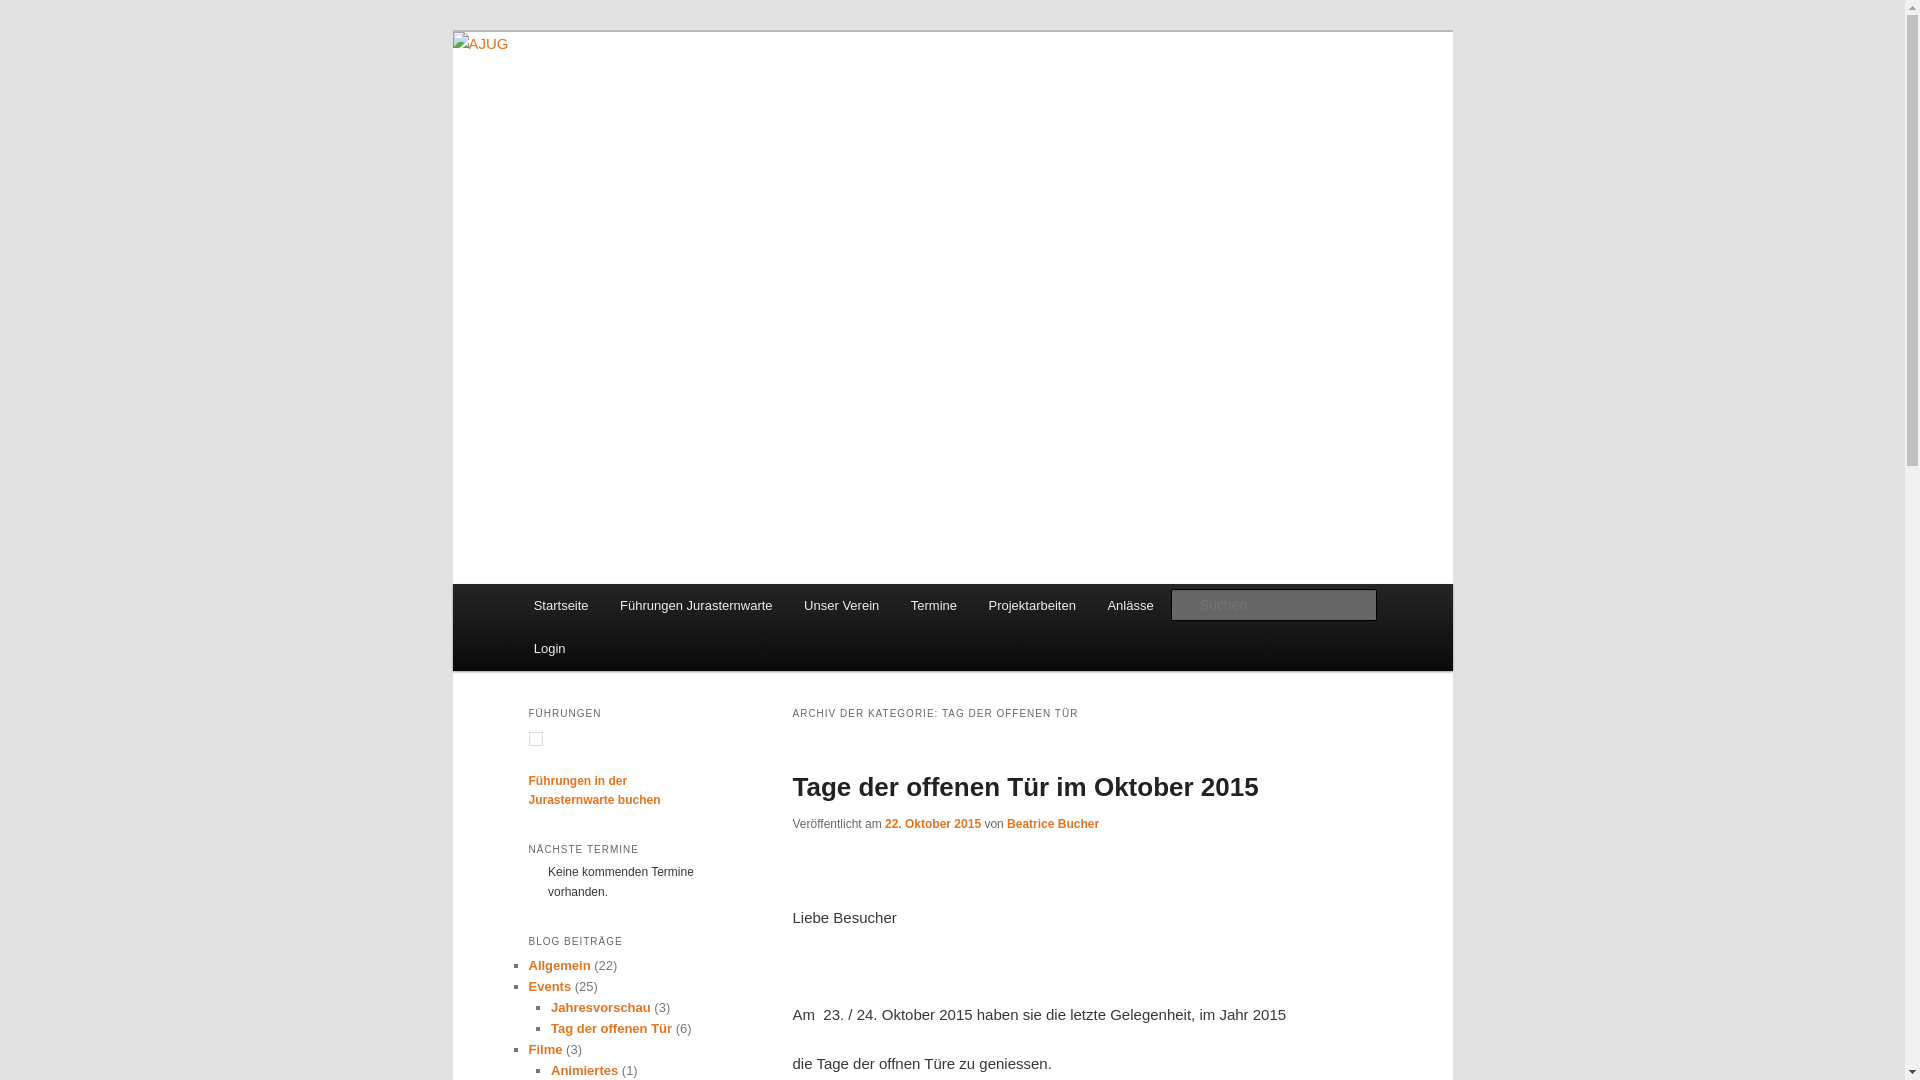 The width and height of the screenshot is (1920, 1080). What do you see at coordinates (528, 104) in the screenshot?
I see `'AJUG'` at bounding box center [528, 104].